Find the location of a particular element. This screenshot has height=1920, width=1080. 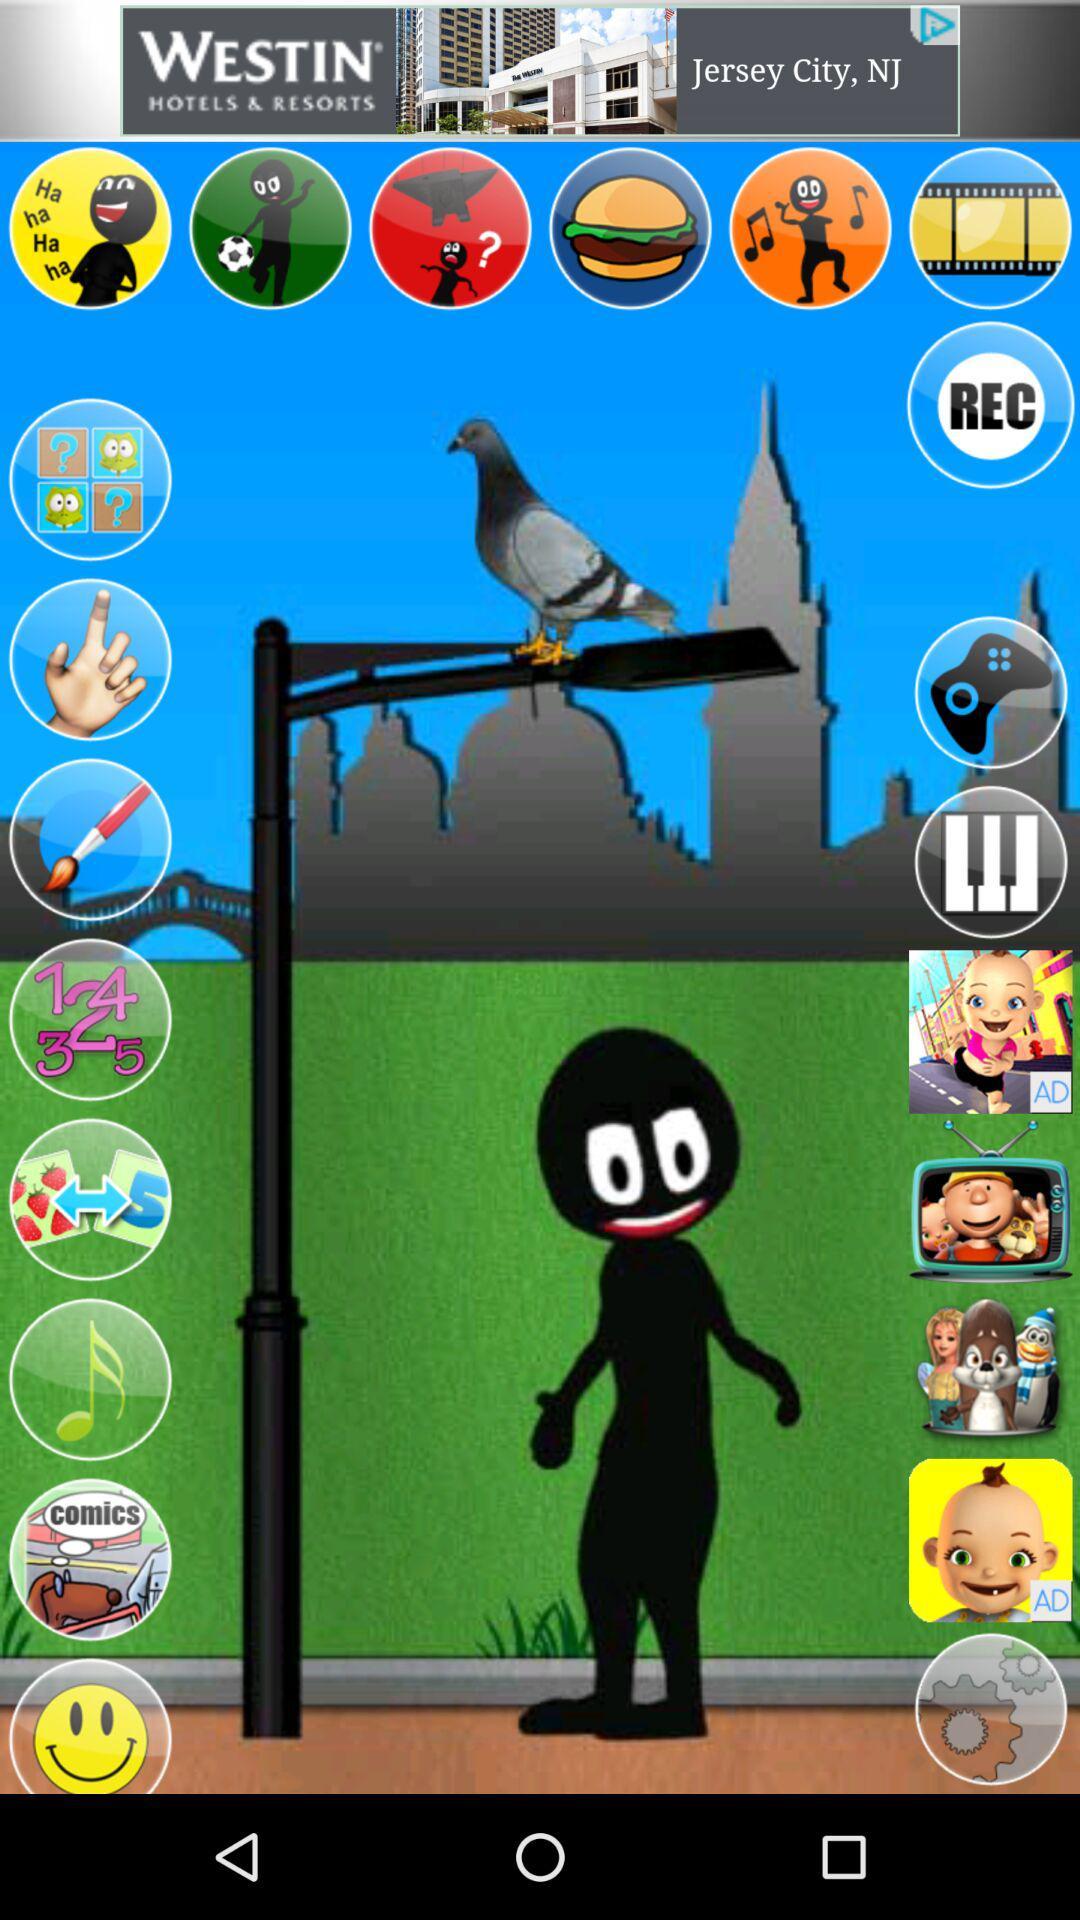

game is located at coordinates (990, 692).